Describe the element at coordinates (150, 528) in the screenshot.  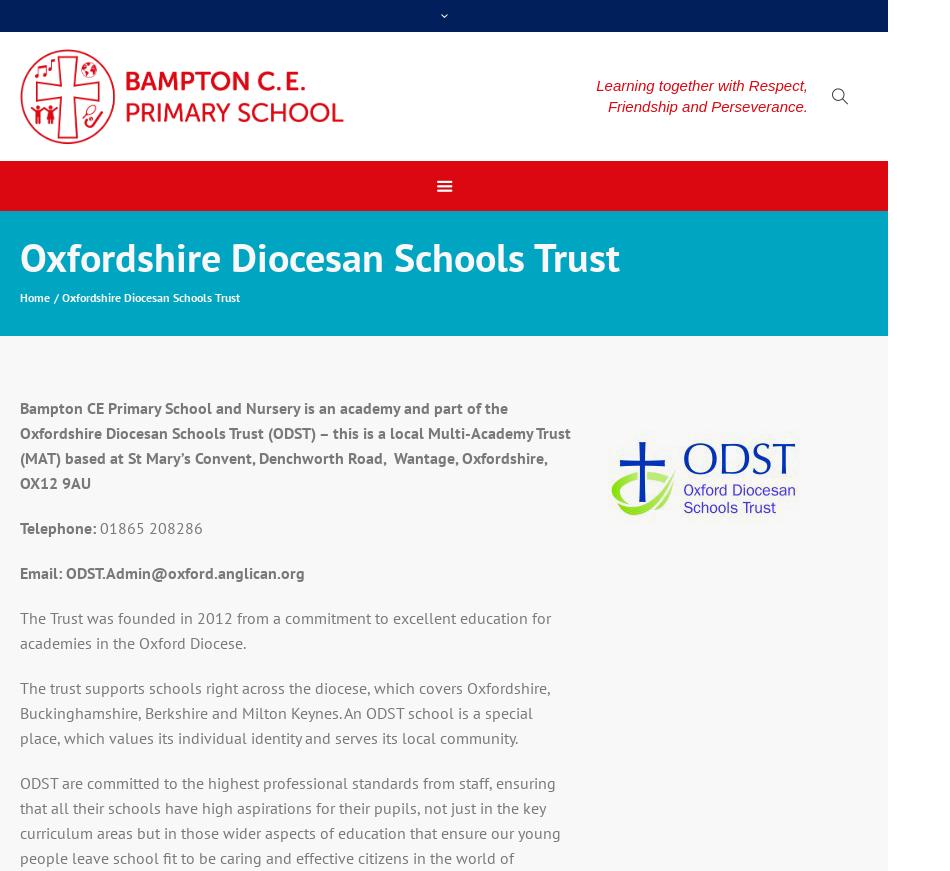
I see `'01865 208286'` at that location.